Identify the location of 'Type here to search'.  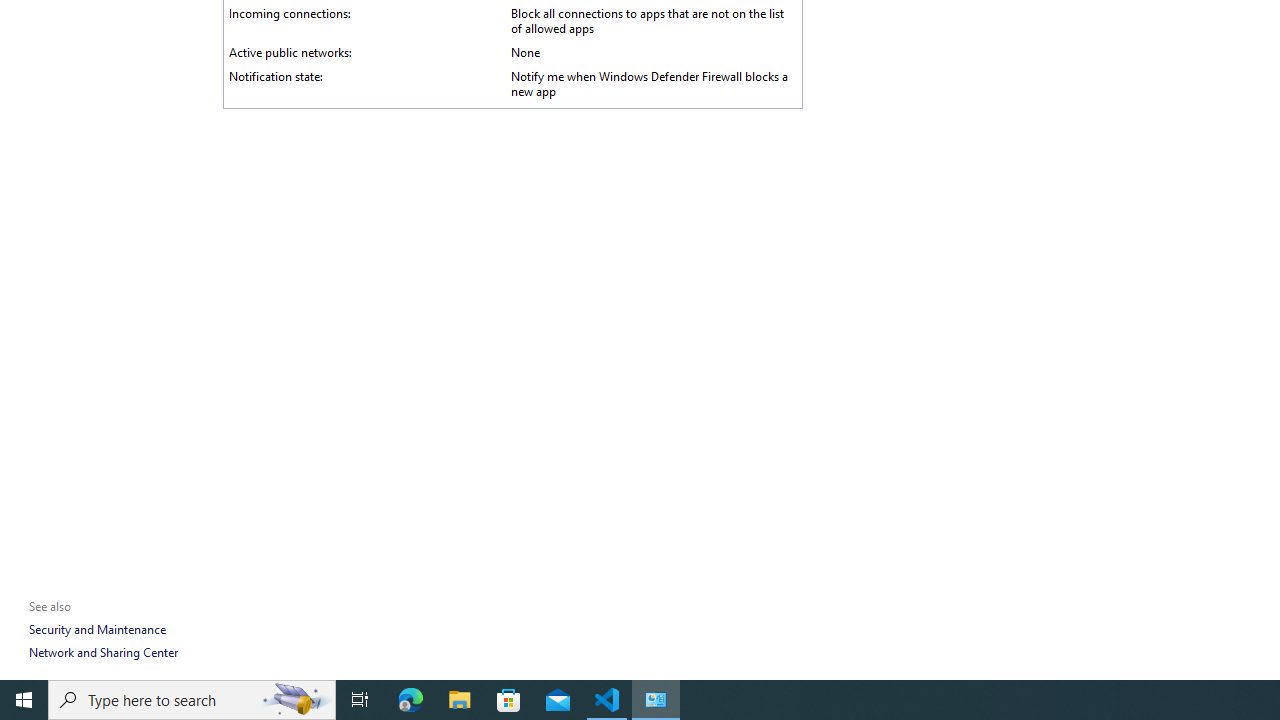
(192, 698).